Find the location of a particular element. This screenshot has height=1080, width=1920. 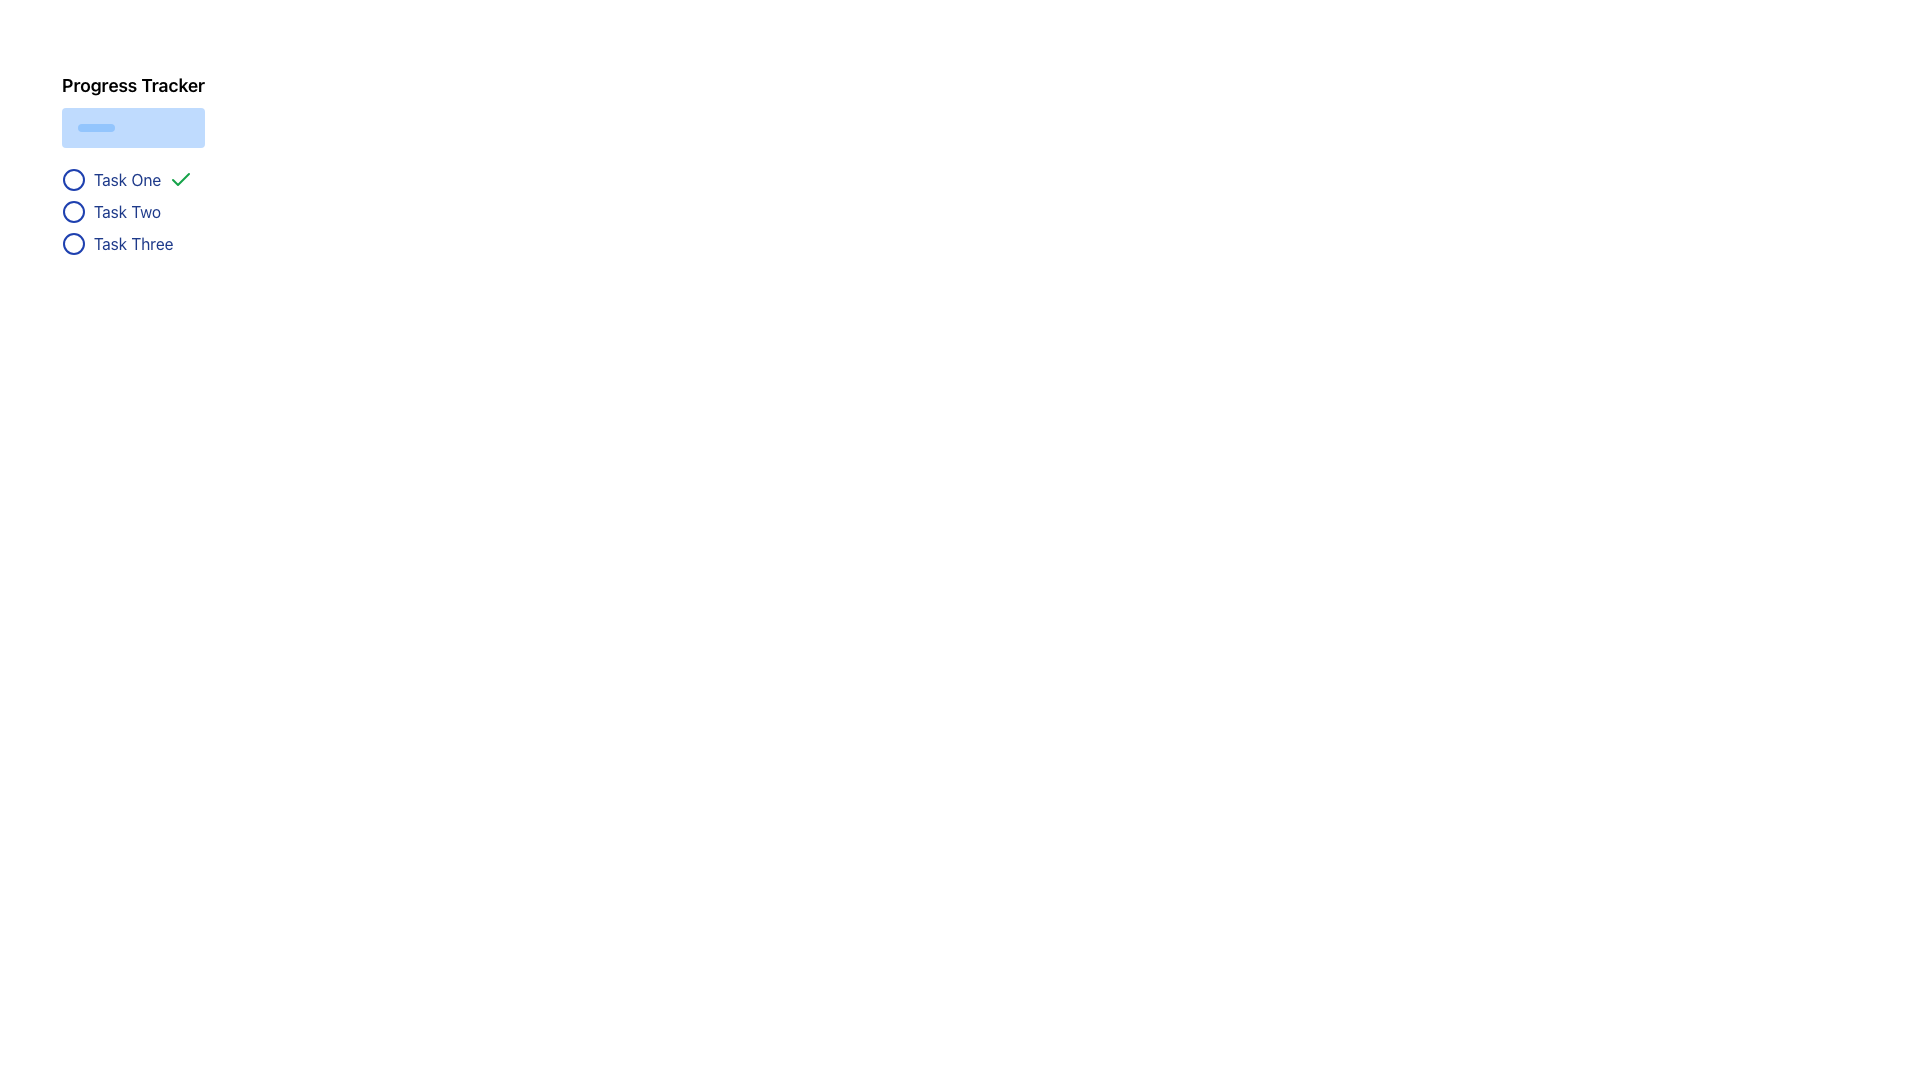

the task labeled 'Task Three' in the progress tracking UI is located at coordinates (132, 242).